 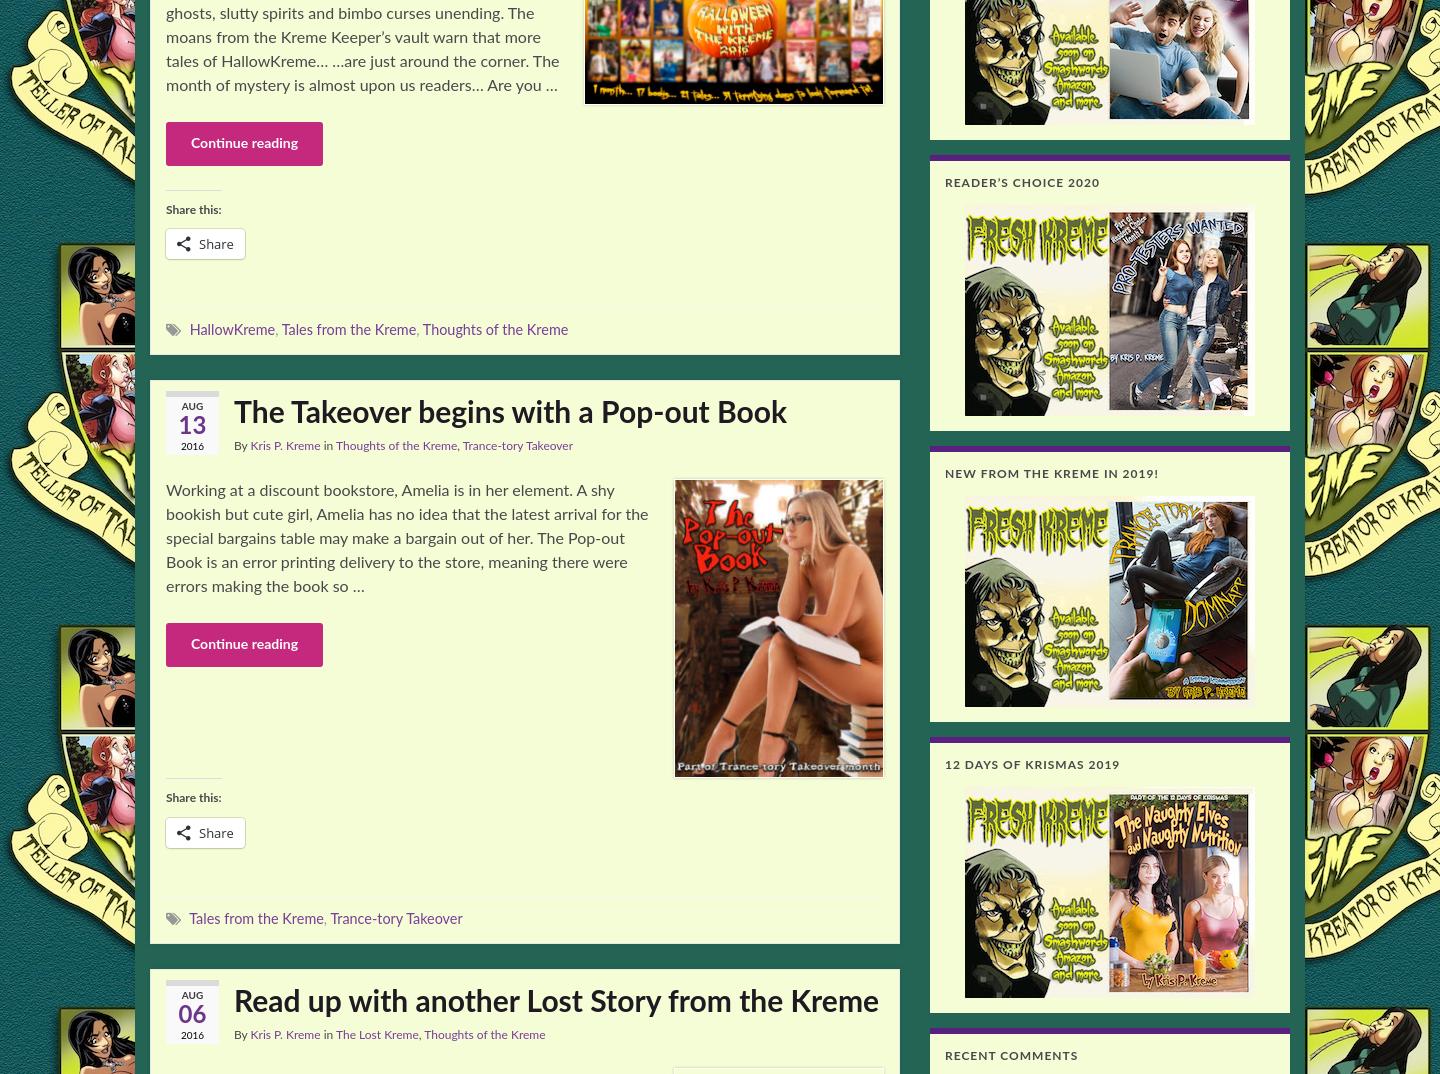 I want to click on '12 Days of Krismas 2019', so click(x=1032, y=764).